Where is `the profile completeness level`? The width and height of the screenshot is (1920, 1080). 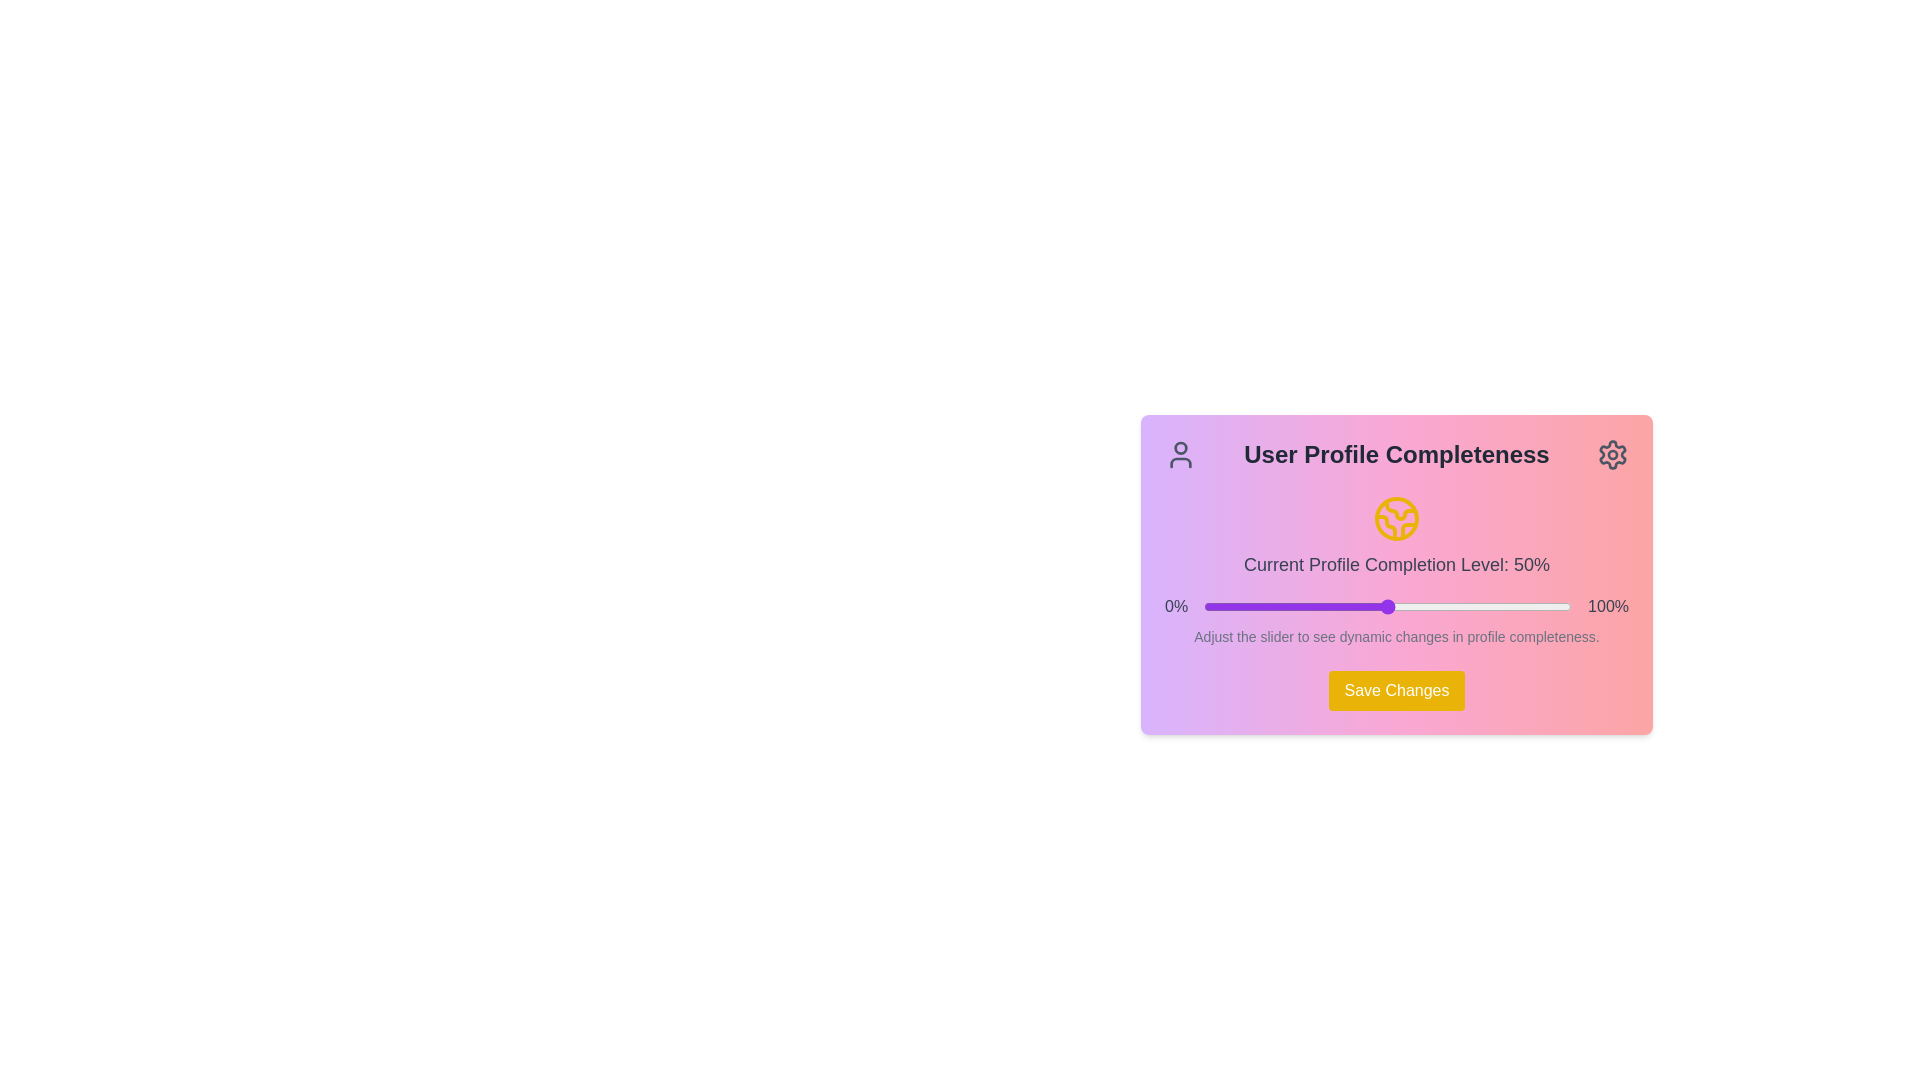
the profile completeness level is located at coordinates (1347, 605).